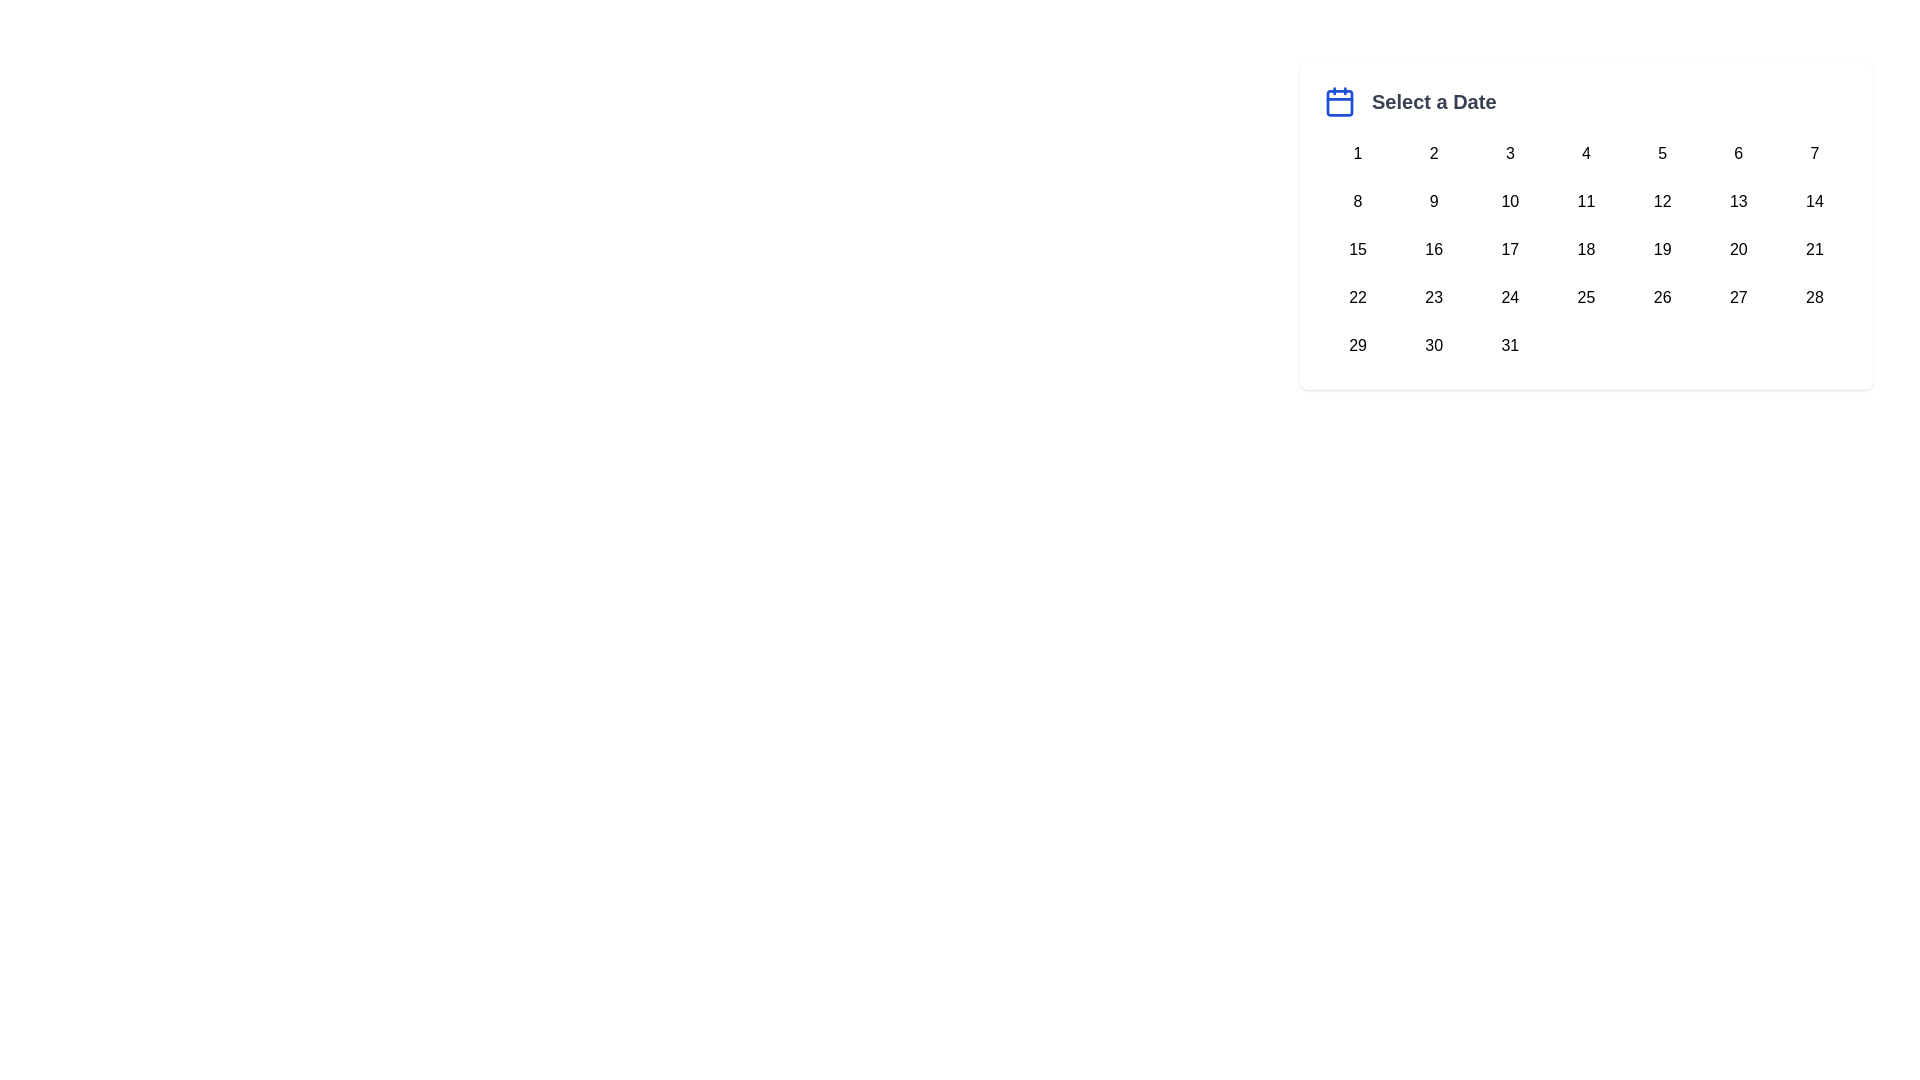 The width and height of the screenshot is (1920, 1080). What do you see at coordinates (1339, 101) in the screenshot?
I see `the calendar icon located on the leftmost side of the date selection interface, adjacent to the text 'Select a Date'` at bounding box center [1339, 101].